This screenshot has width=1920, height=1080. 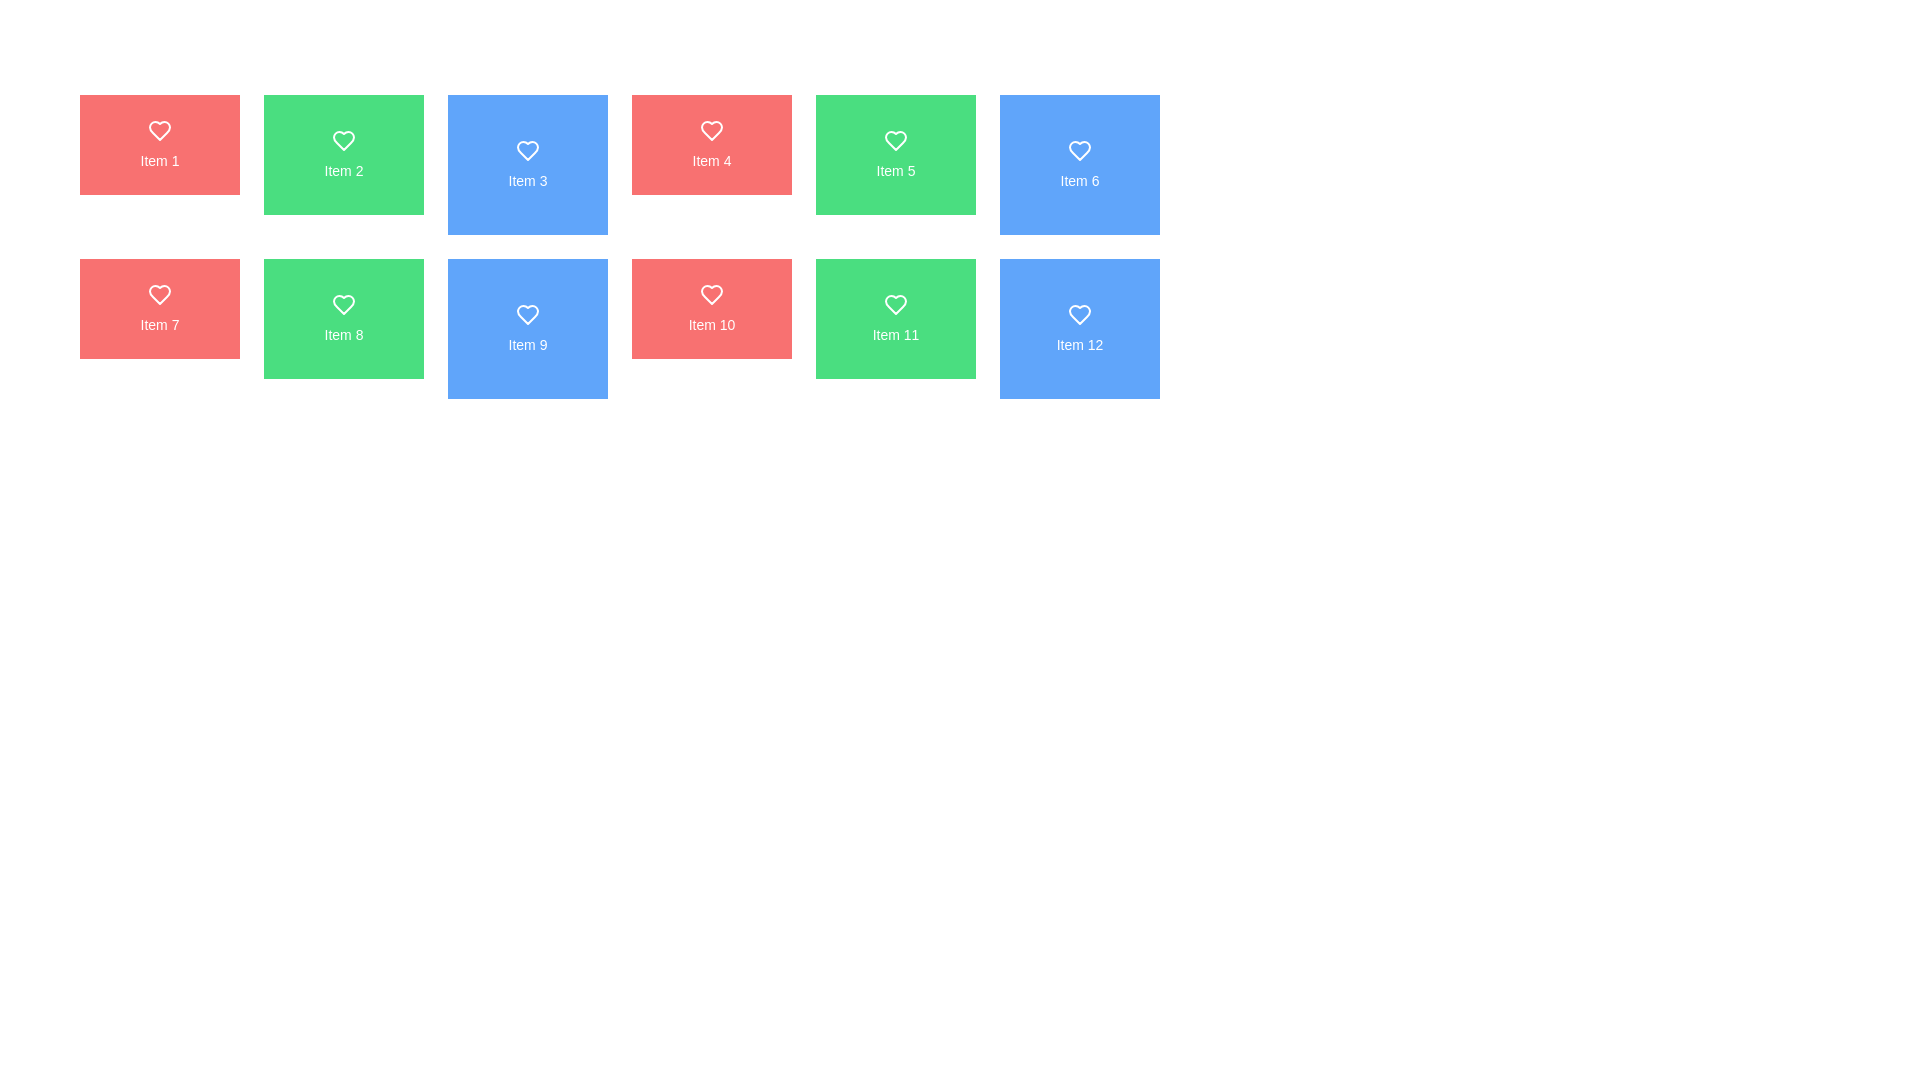 I want to click on the interactive icon located within the green square labeled 'Item 2' in the first row of the grid layout, so click(x=344, y=140).